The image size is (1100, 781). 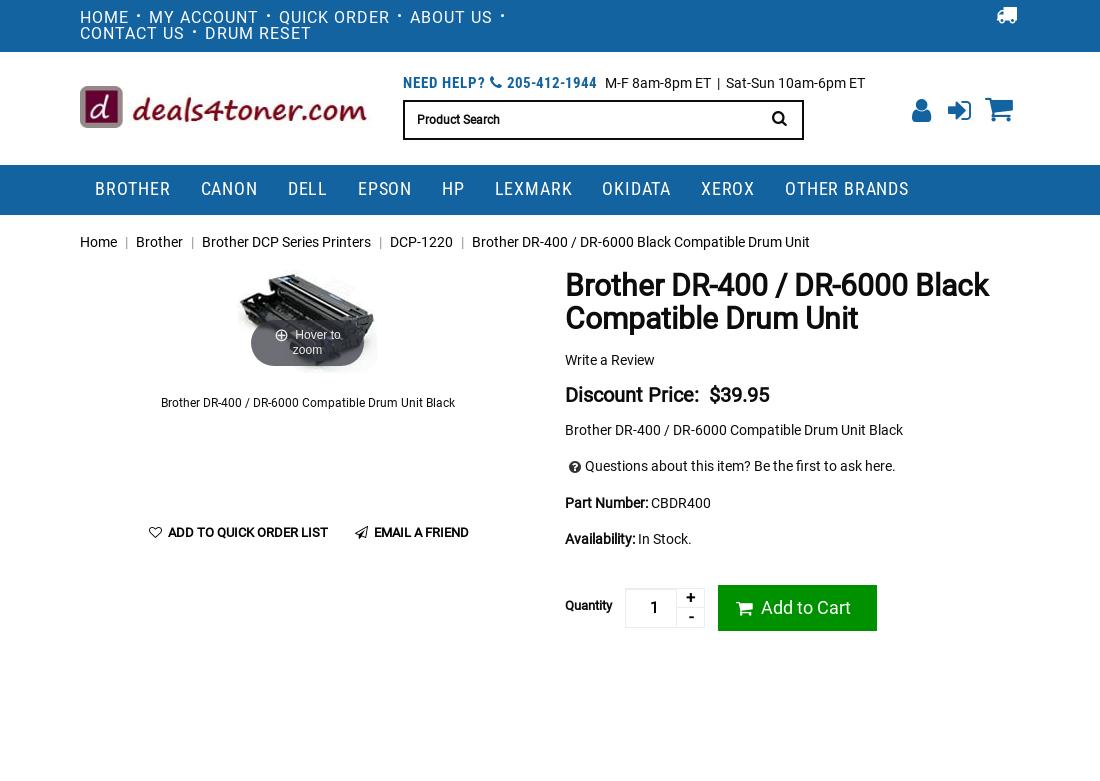 I want to click on 'Canon', so click(x=198, y=186).